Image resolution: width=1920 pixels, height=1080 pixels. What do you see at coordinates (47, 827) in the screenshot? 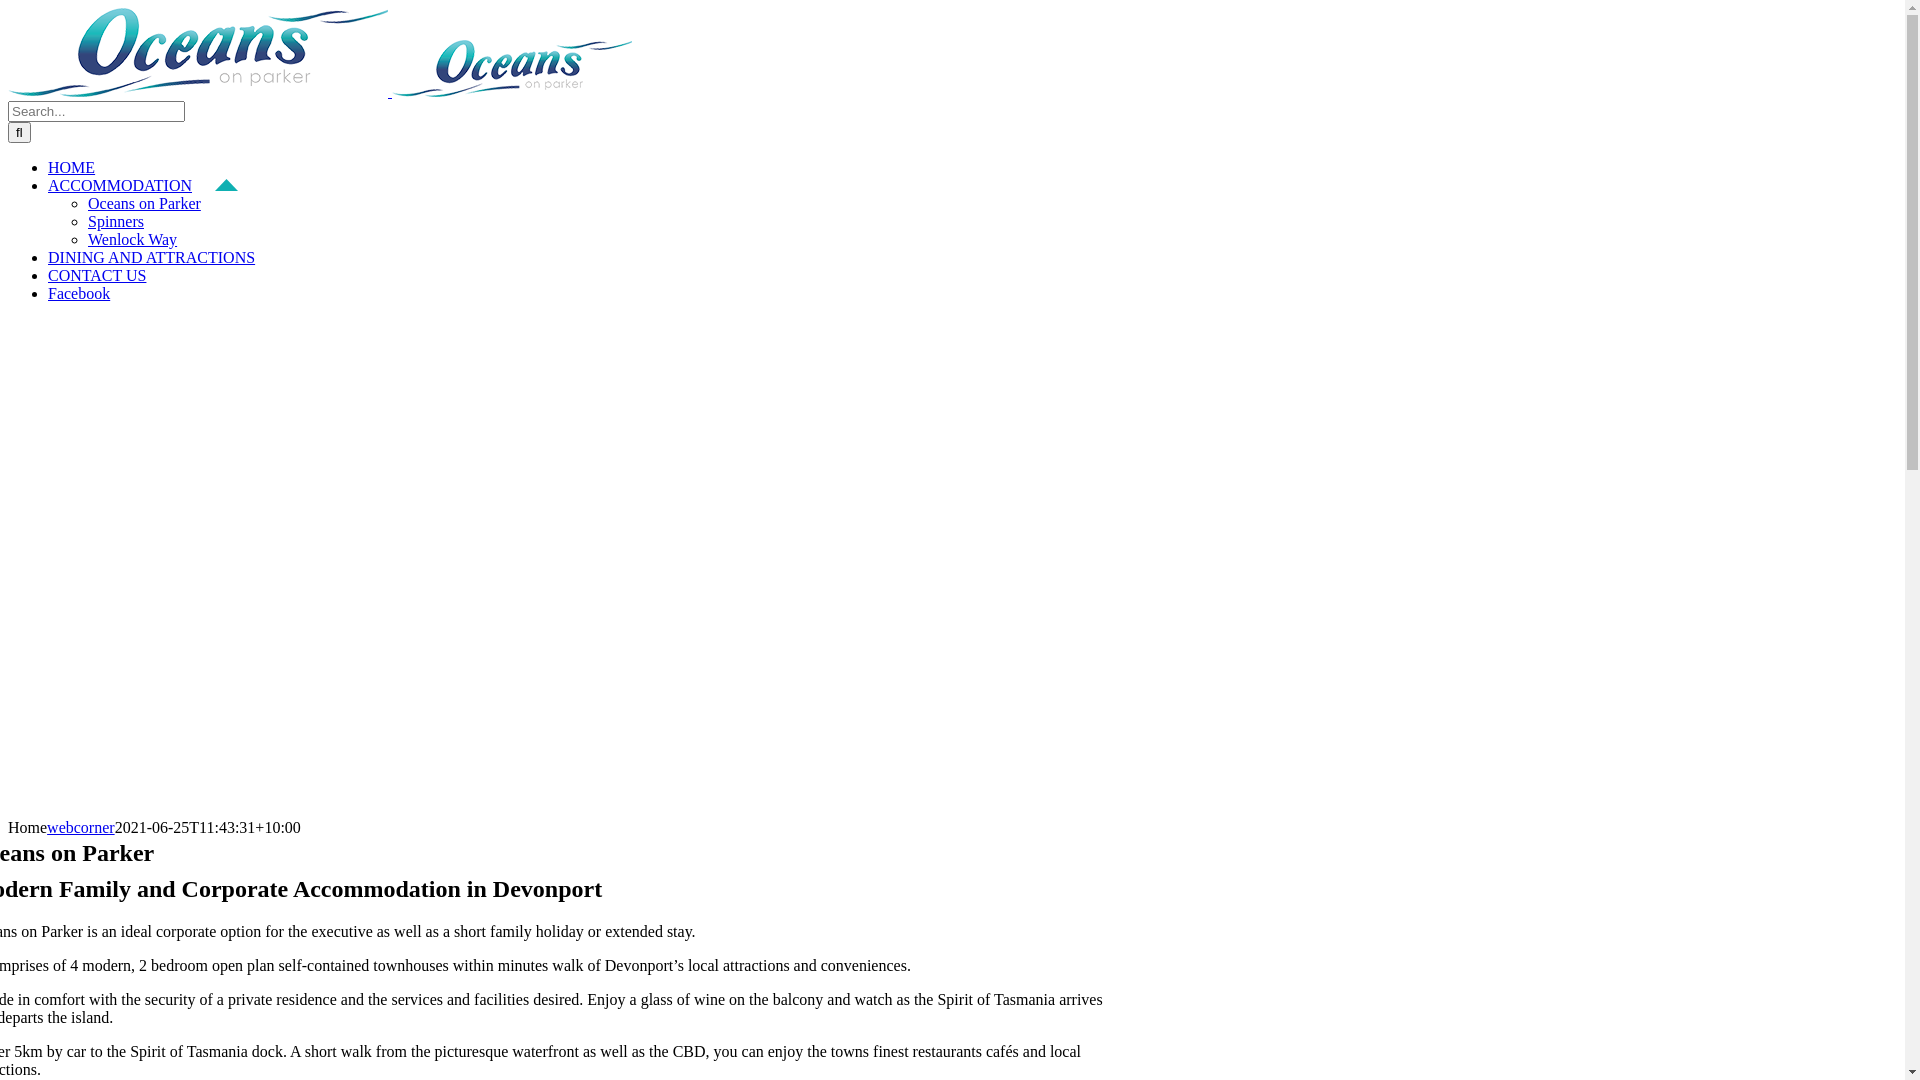
I see `'webcorner'` at bounding box center [47, 827].